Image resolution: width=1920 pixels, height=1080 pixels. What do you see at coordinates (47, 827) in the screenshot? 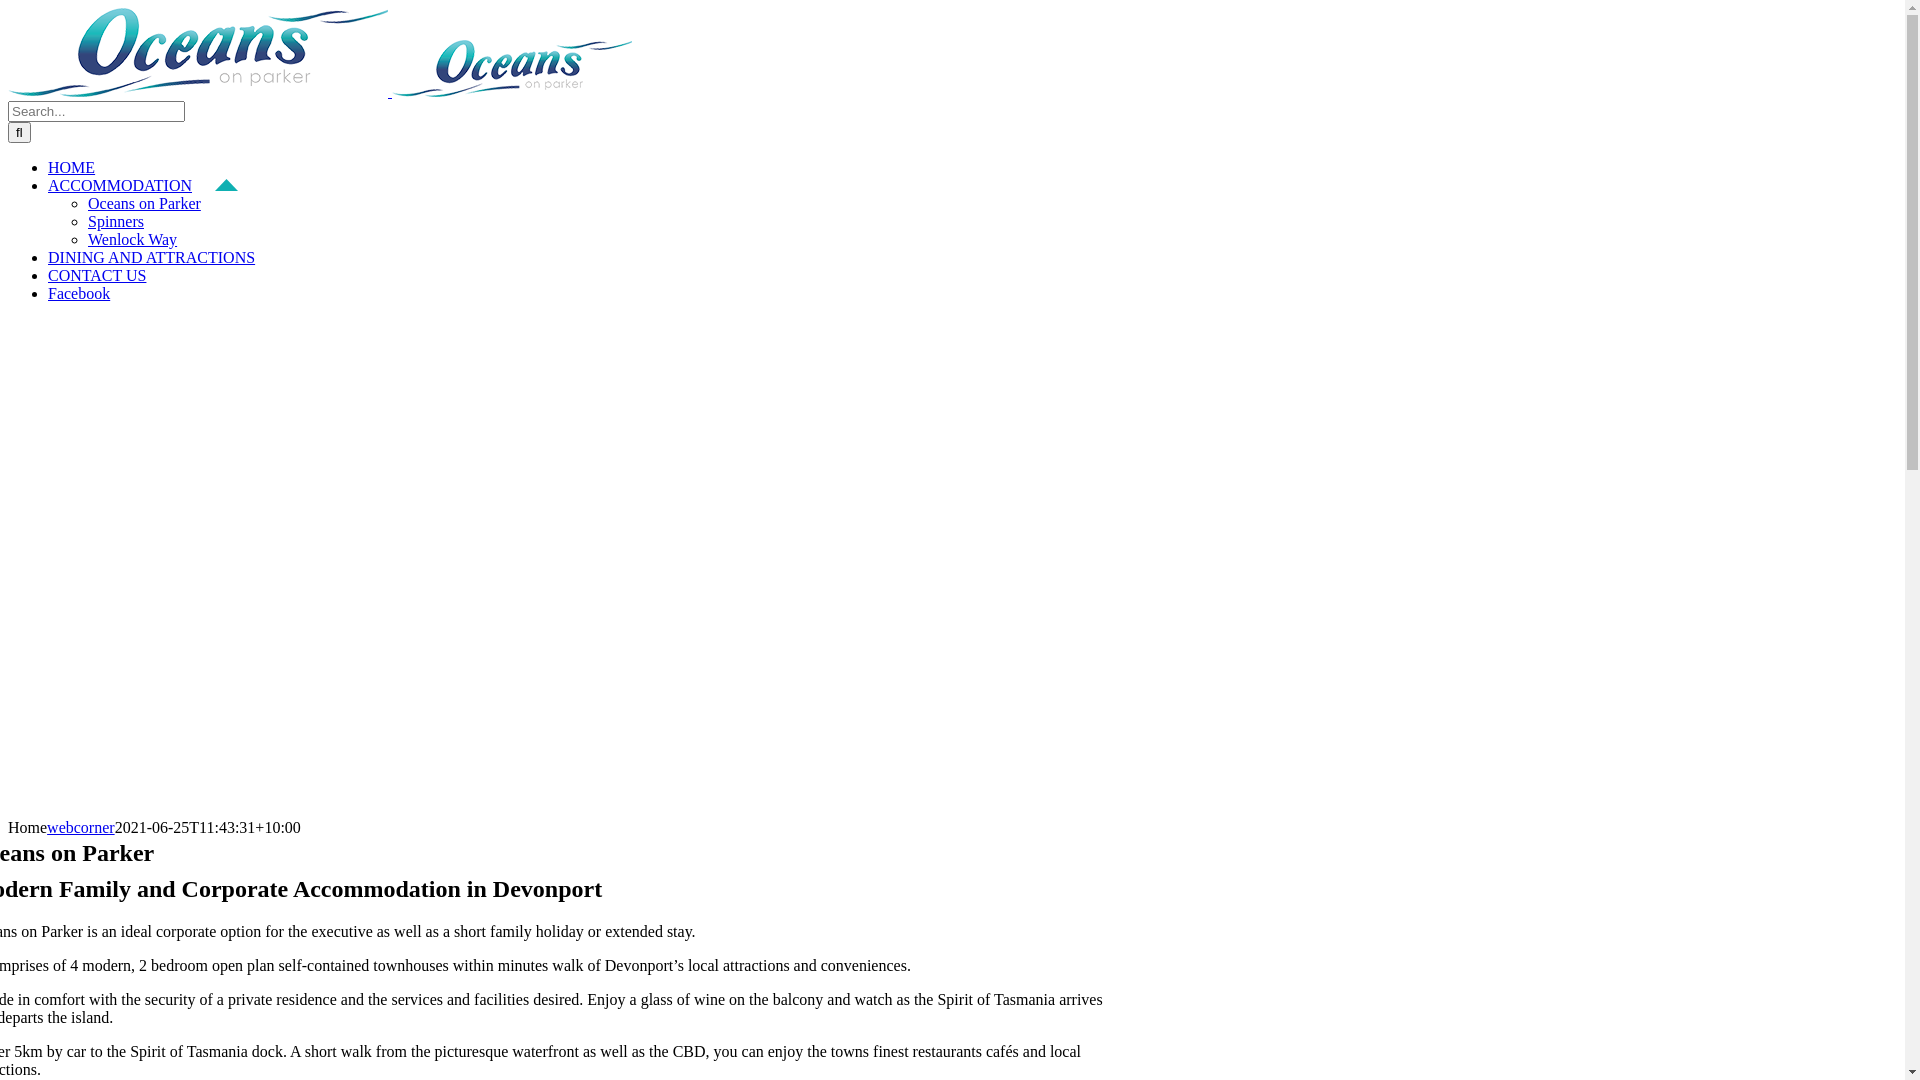
I see `'webcorner'` at bounding box center [47, 827].